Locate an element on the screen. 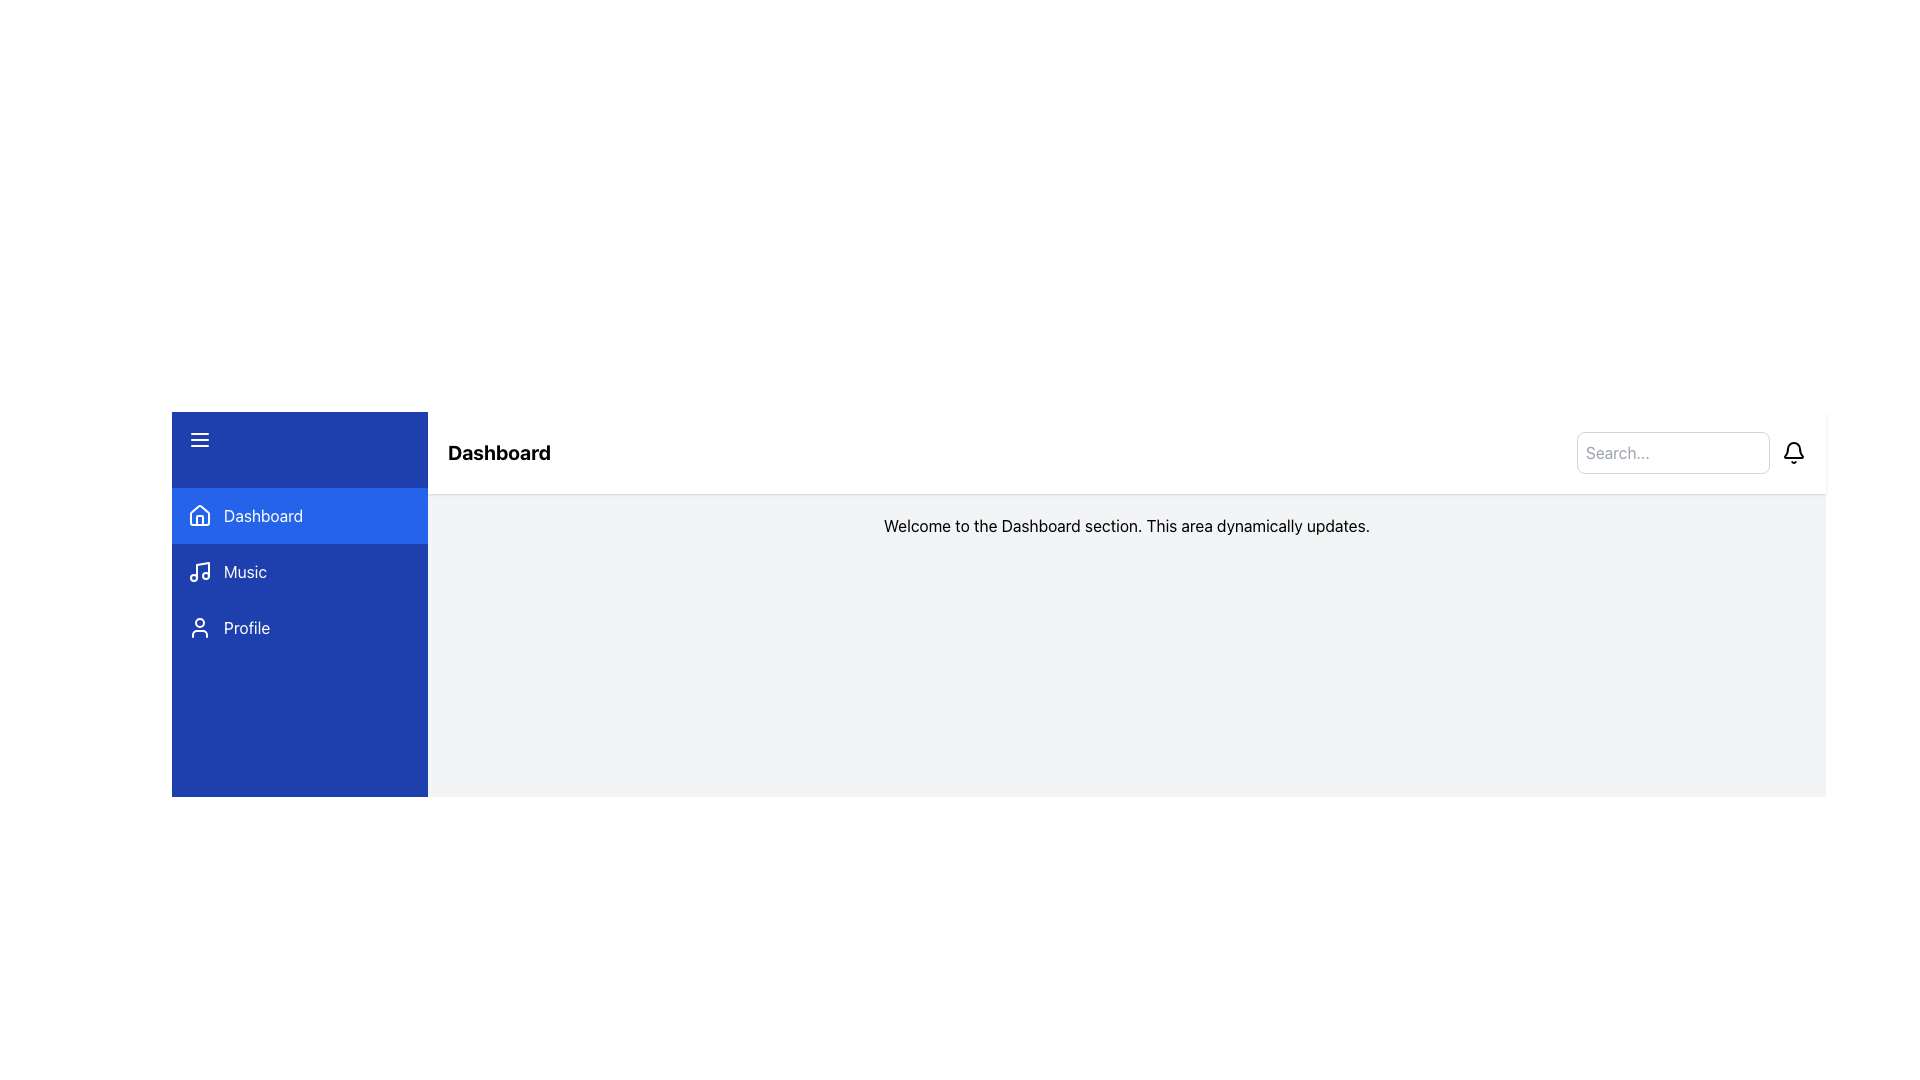 The height and width of the screenshot is (1080, 1920). text content of the 'Profile' text label, which is the third item in the vertical list of menu options in the sidebar, displayed in white over a blue background is located at coordinates (246, 627).